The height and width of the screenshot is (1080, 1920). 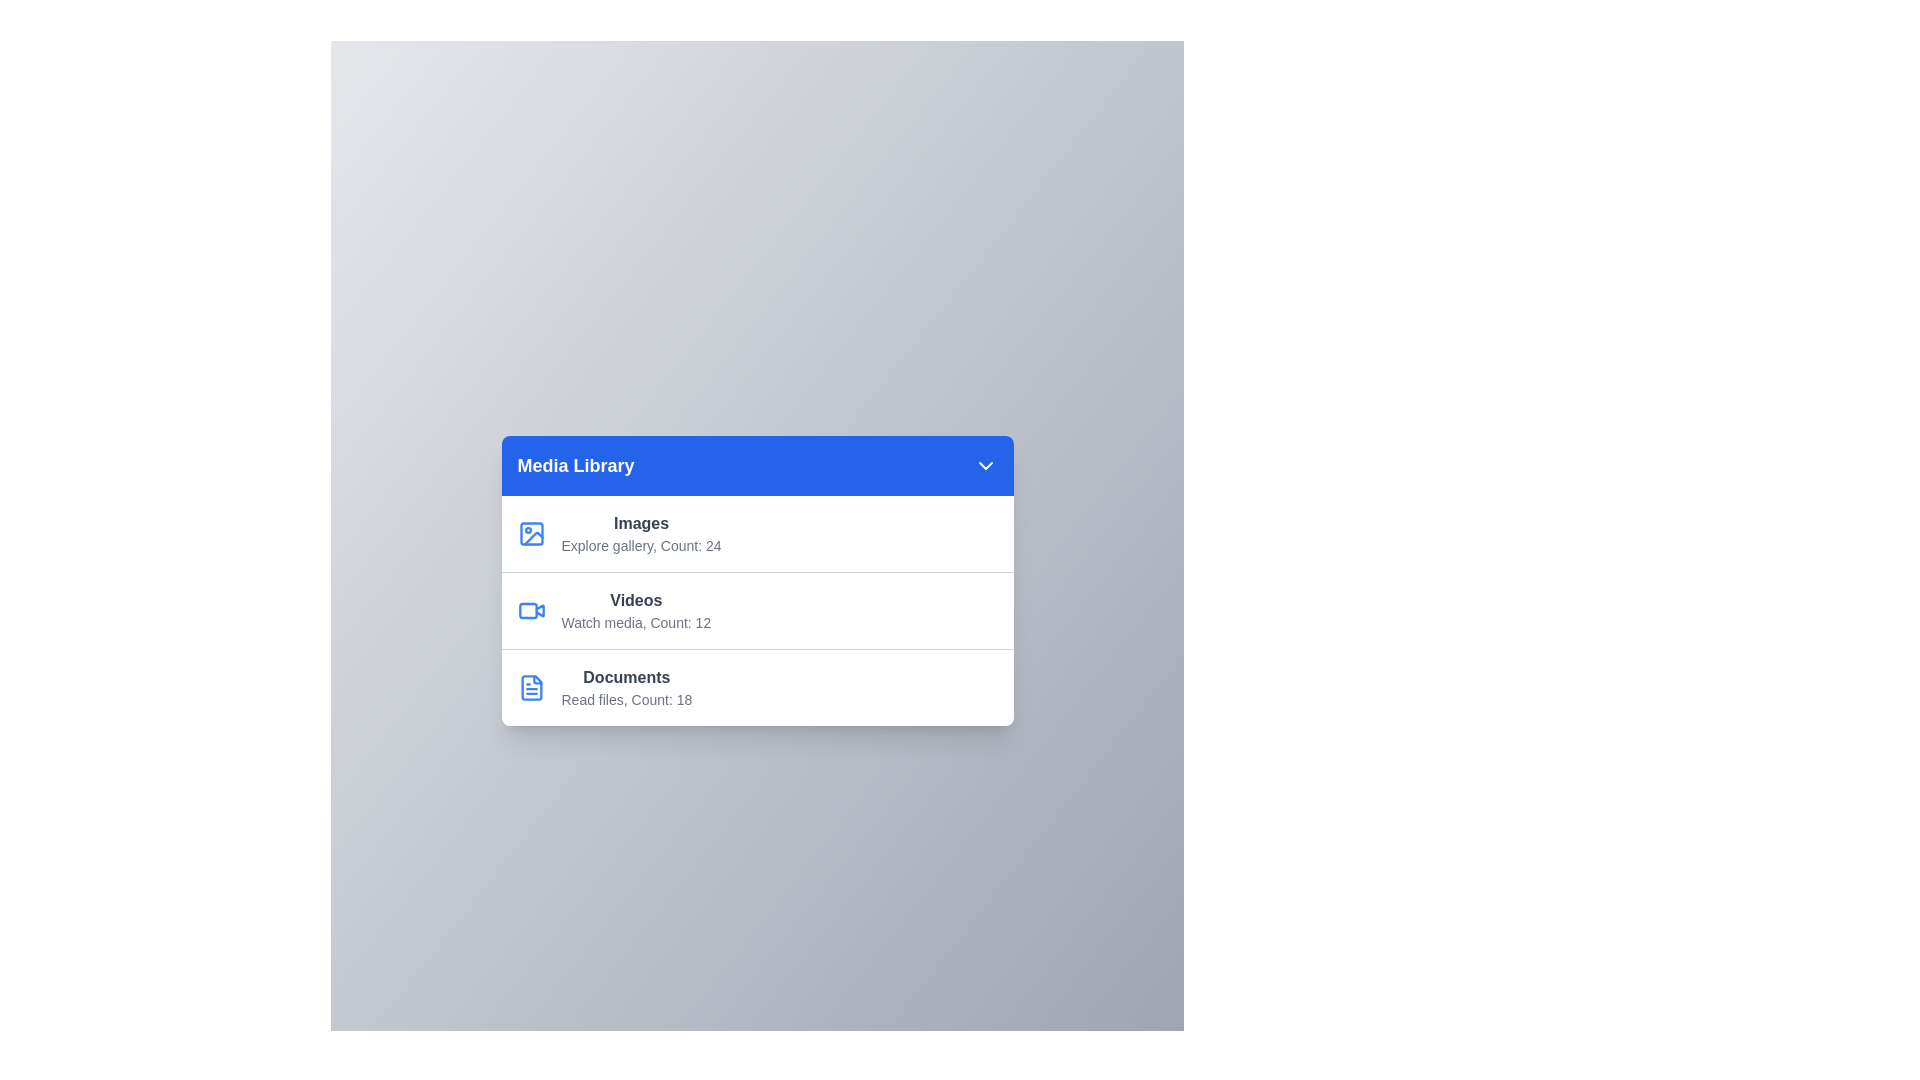 I want to click on the media item Videos from the menu, so click(x=756, y=609).